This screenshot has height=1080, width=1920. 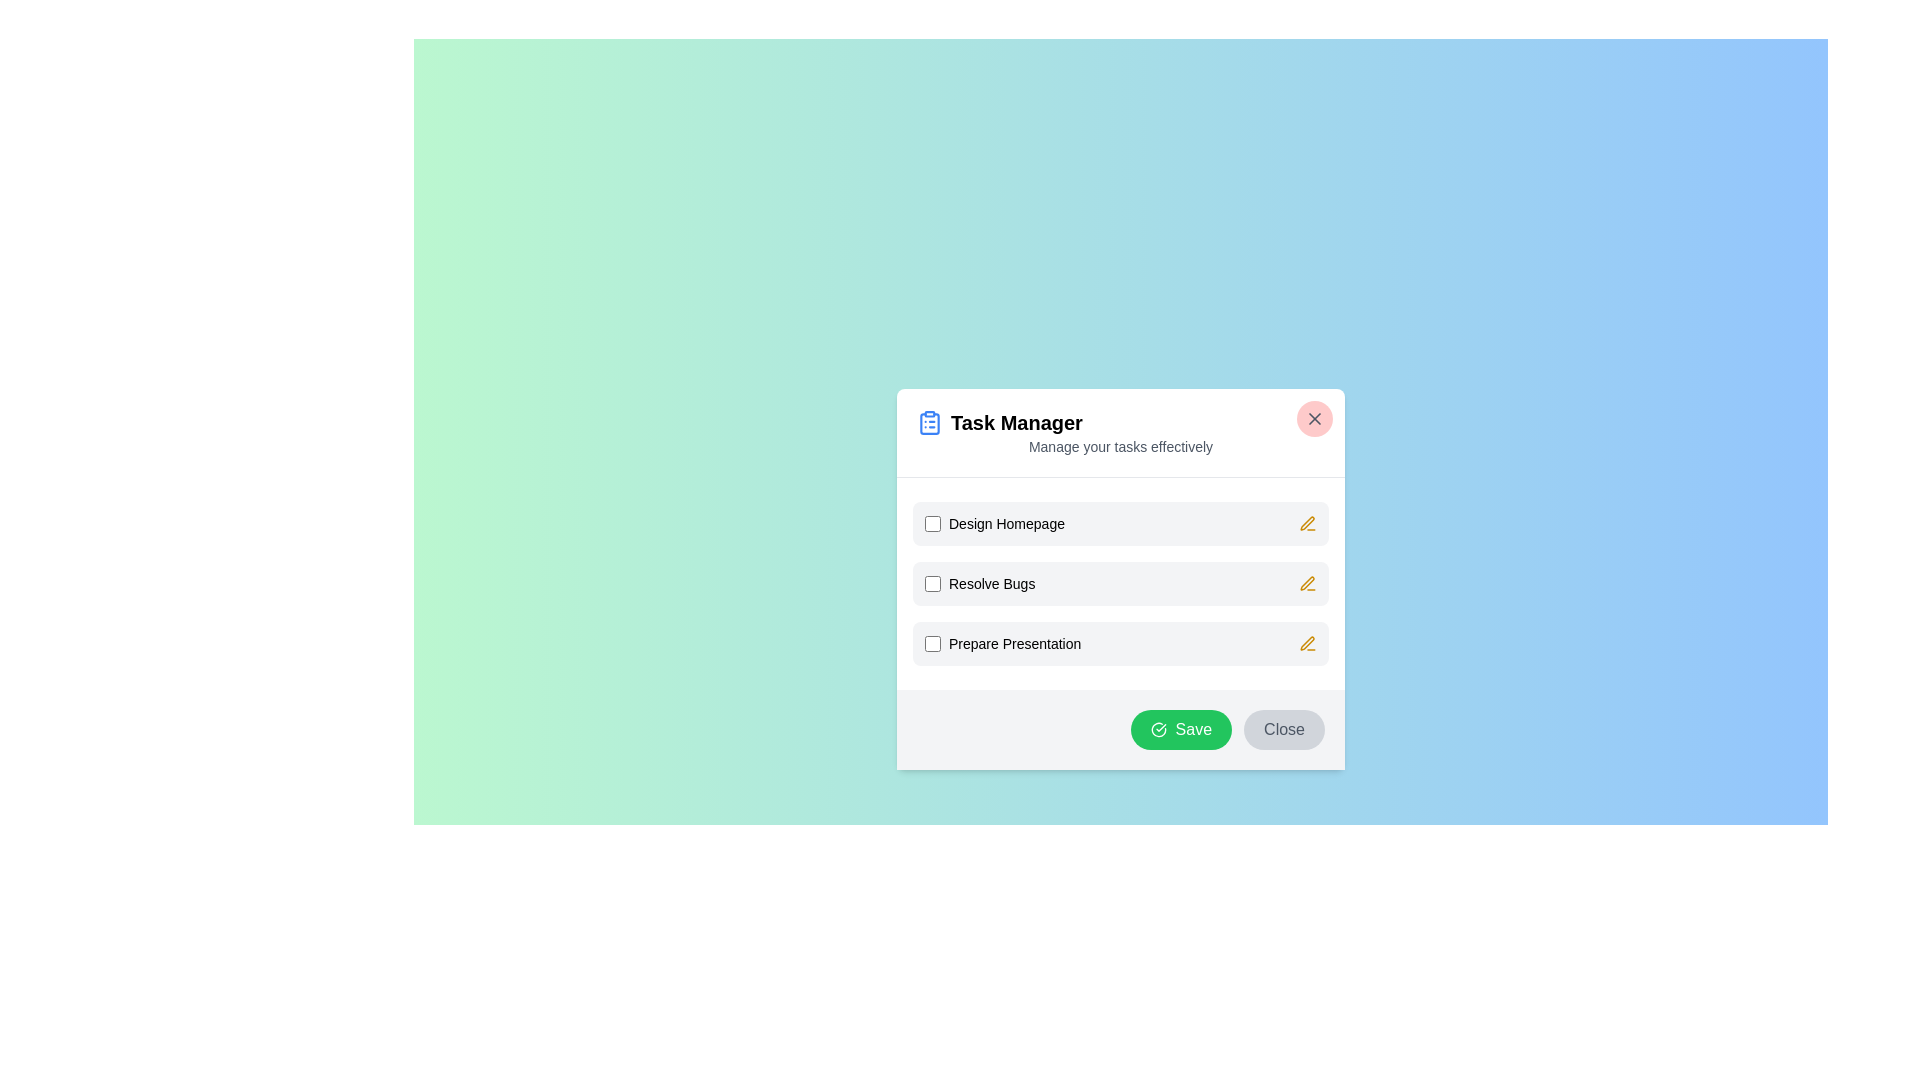 I want to click on the red 'X' icon in the top-right corner of the 'Task Manager' window, so click(x=1315, y=416).